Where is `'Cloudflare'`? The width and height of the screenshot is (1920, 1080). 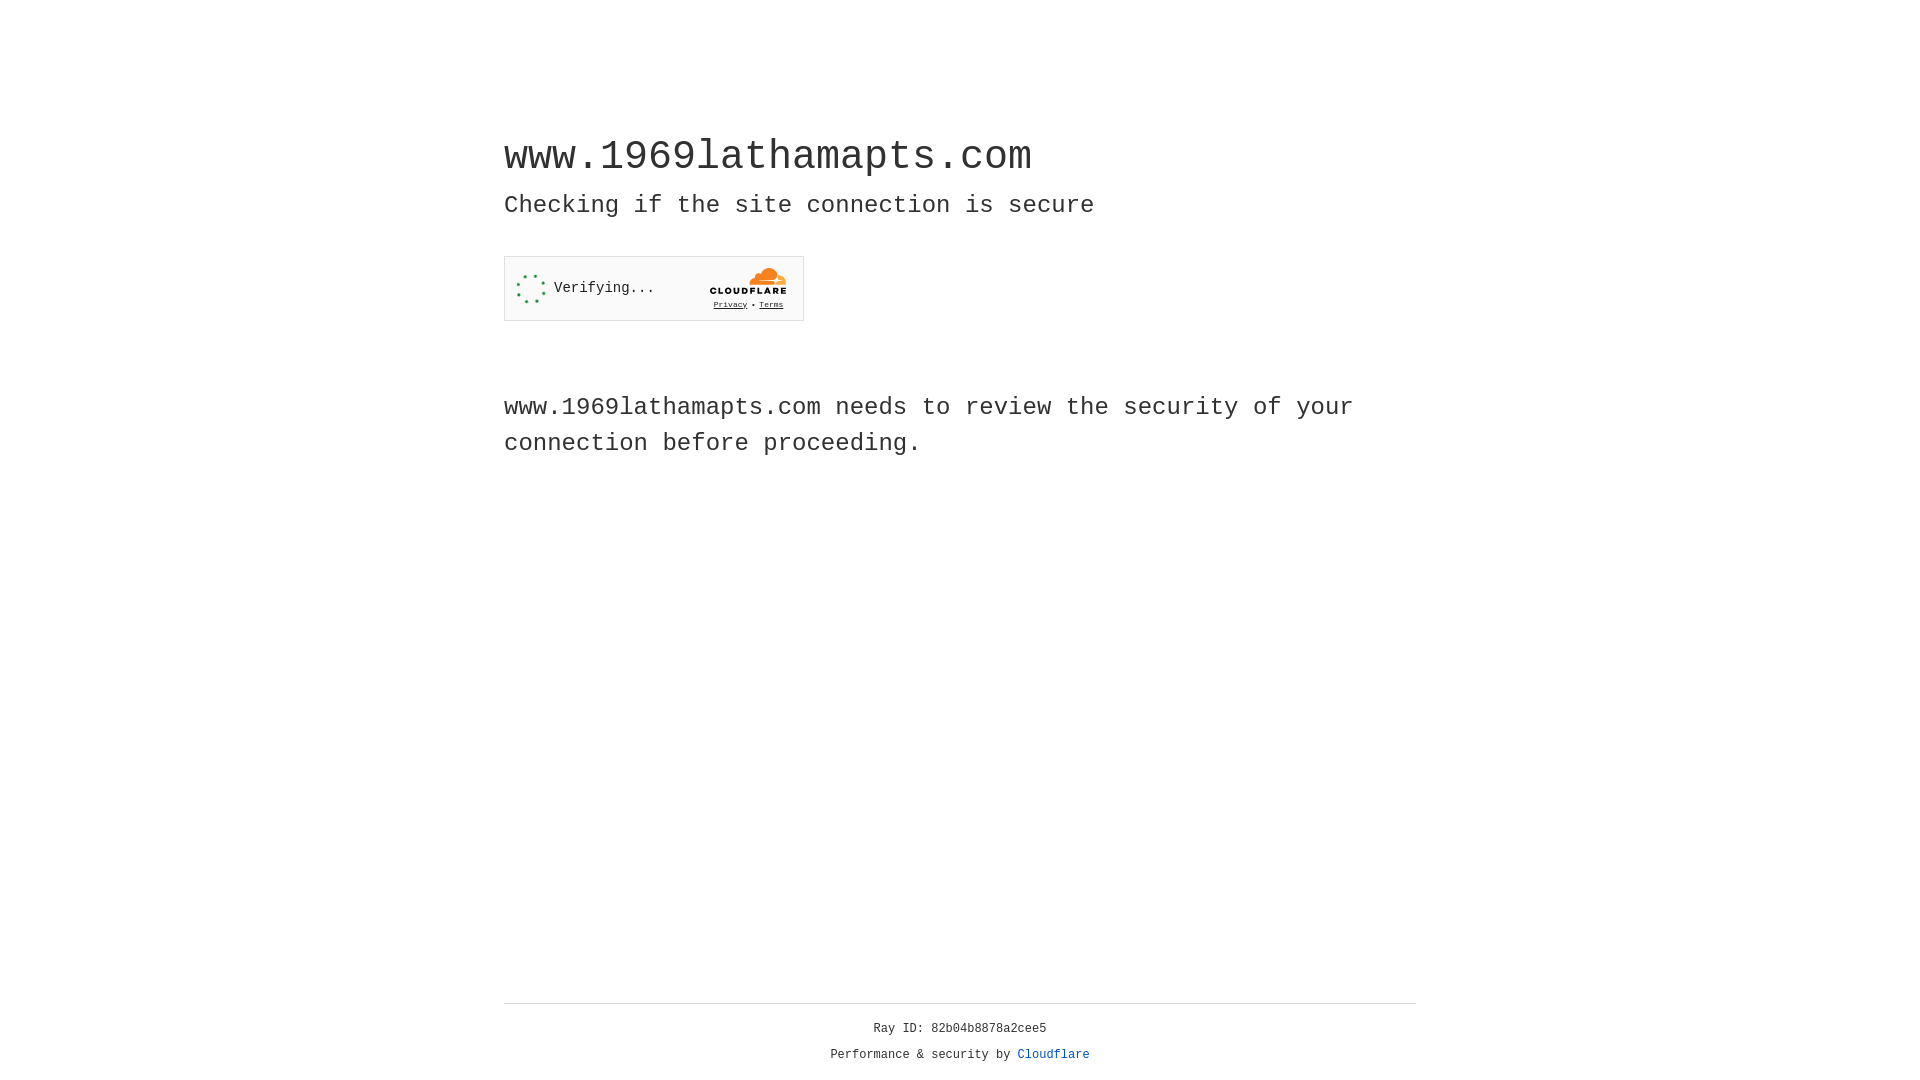 'Cloudflare' is located at coordinates (1053, 1054).